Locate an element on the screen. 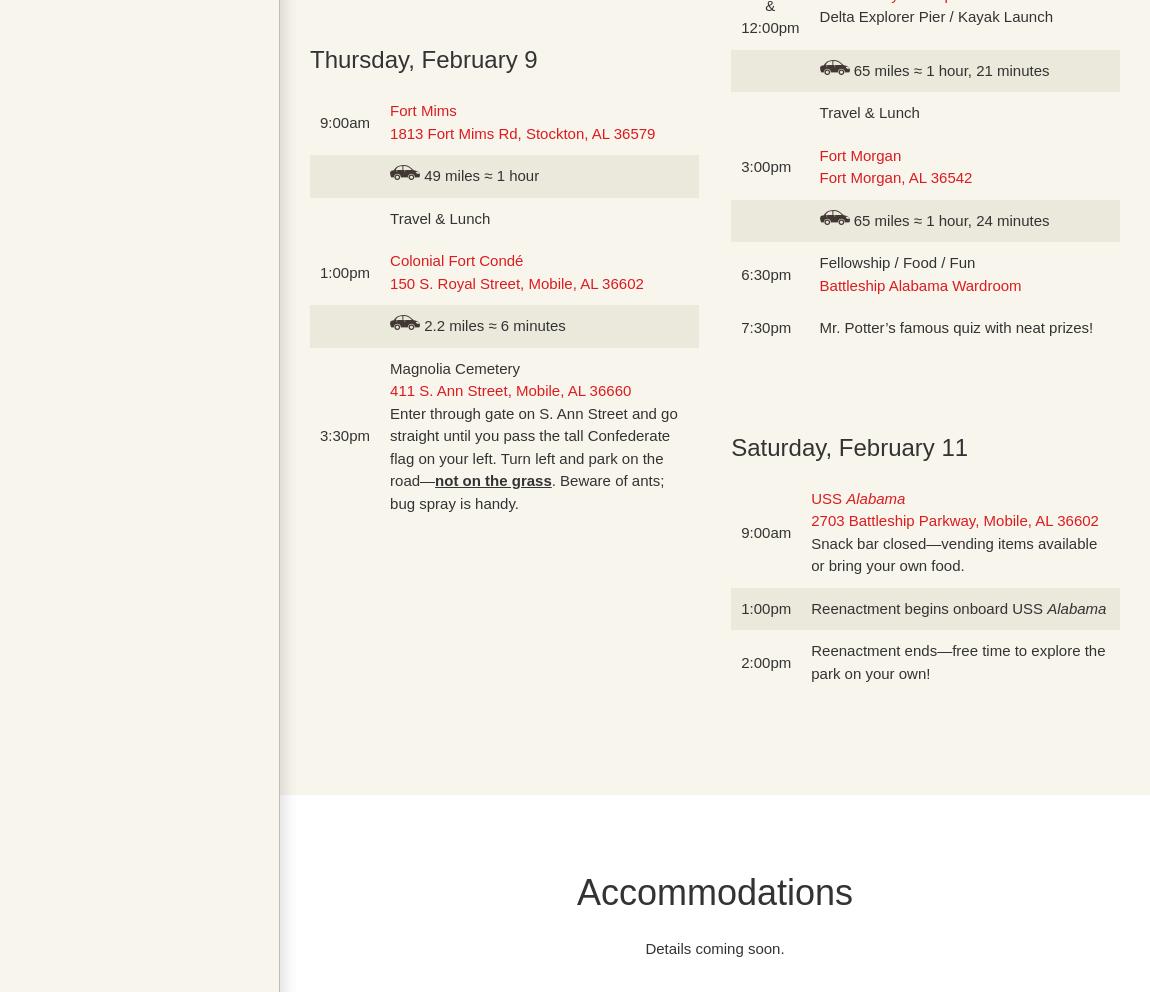 This screenshot has width=1150, height=992. 'Saturday, February 11' is located at coordinates (848, 445).